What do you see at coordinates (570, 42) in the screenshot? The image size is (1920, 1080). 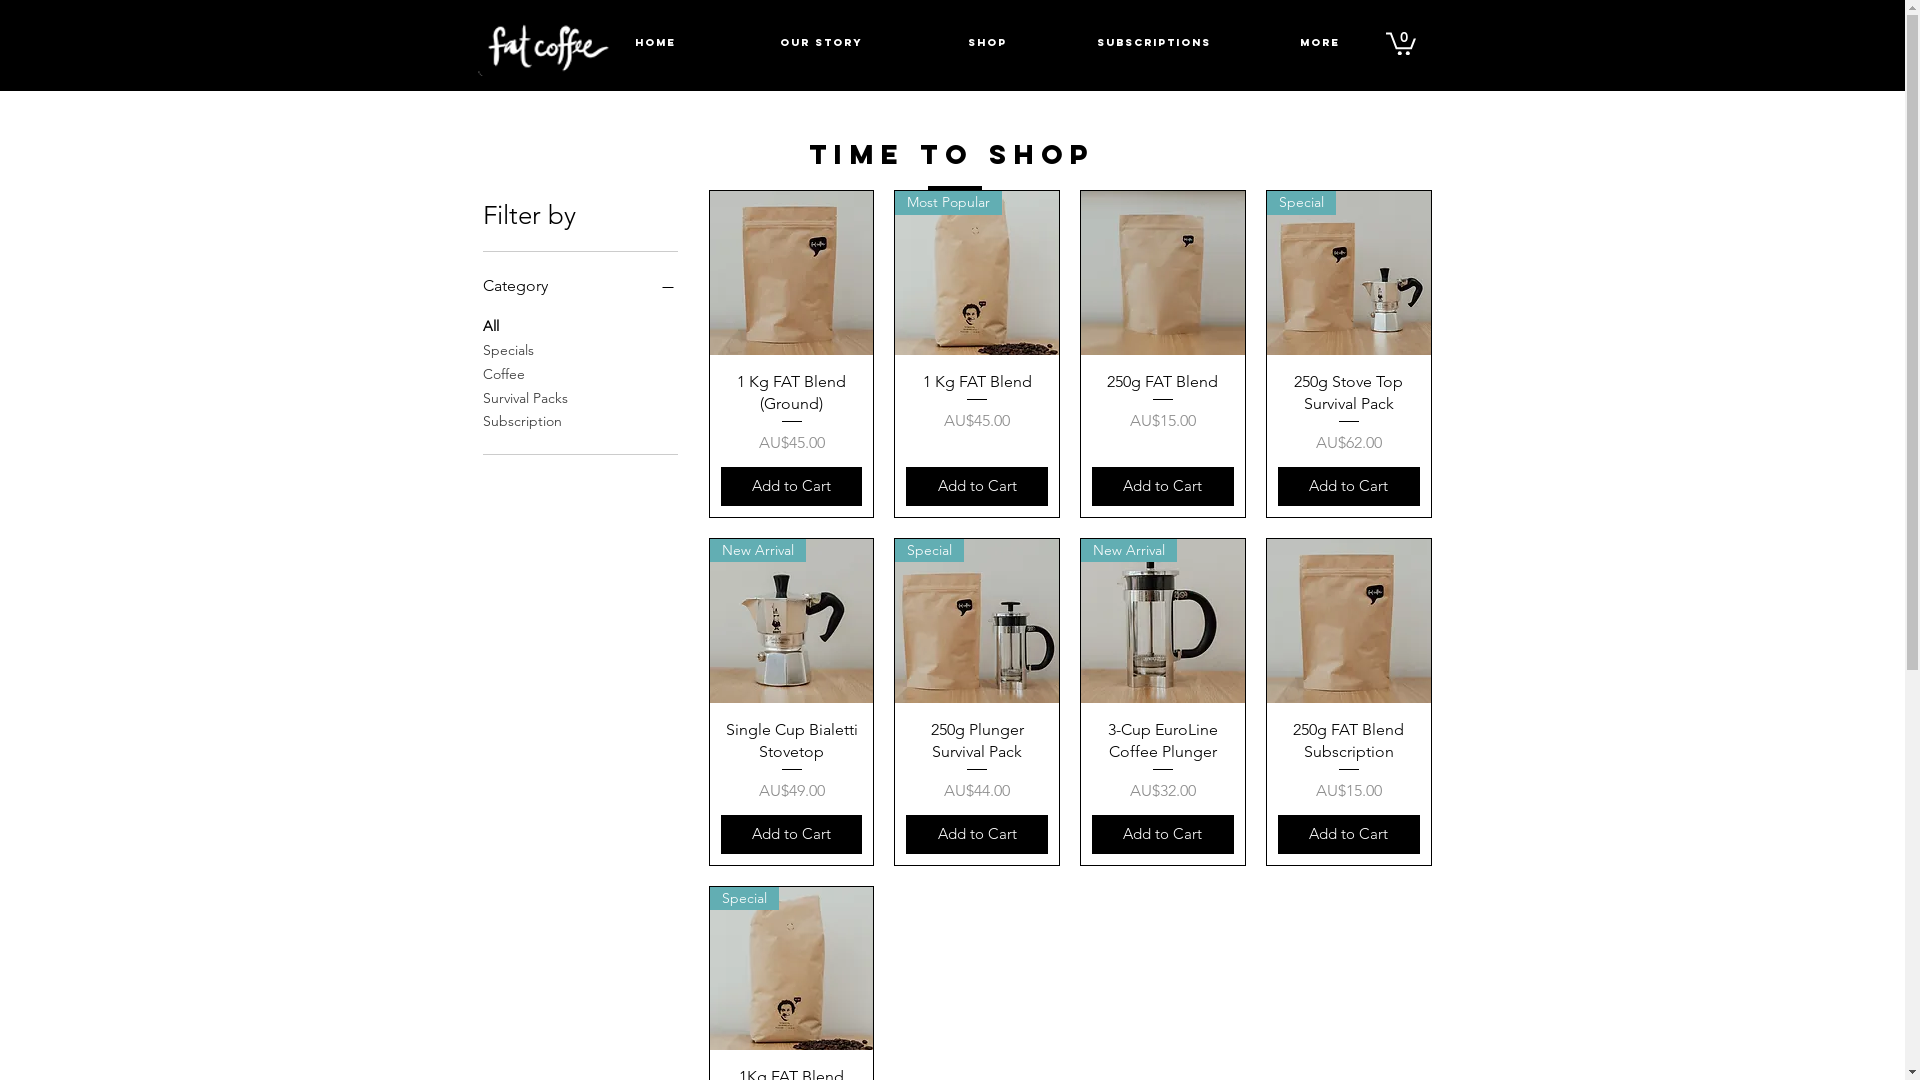 I see `'HOME'` at bounding box center [570, 42].